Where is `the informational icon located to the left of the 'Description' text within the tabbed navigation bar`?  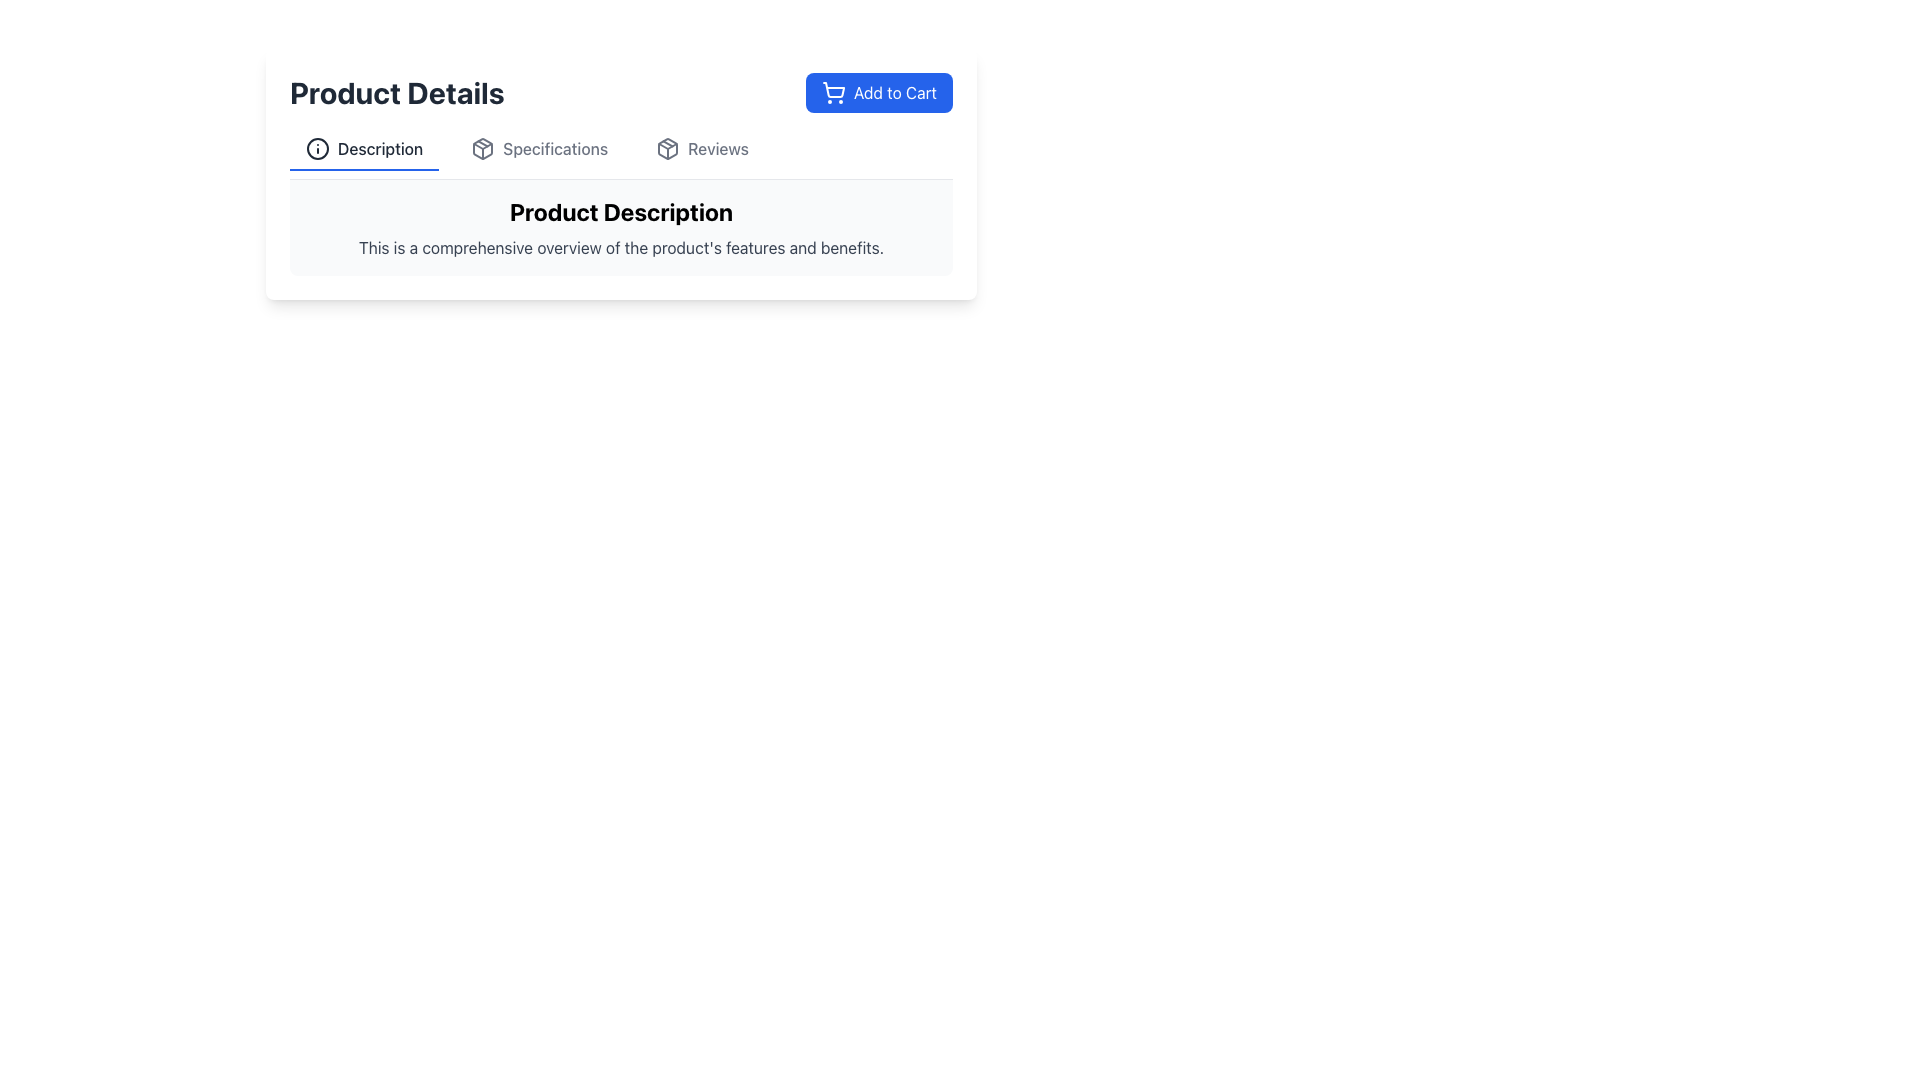
the informational icon located to the left of the 'Description' text within the tabbed navigation bar is located at coordinates (316, 148).